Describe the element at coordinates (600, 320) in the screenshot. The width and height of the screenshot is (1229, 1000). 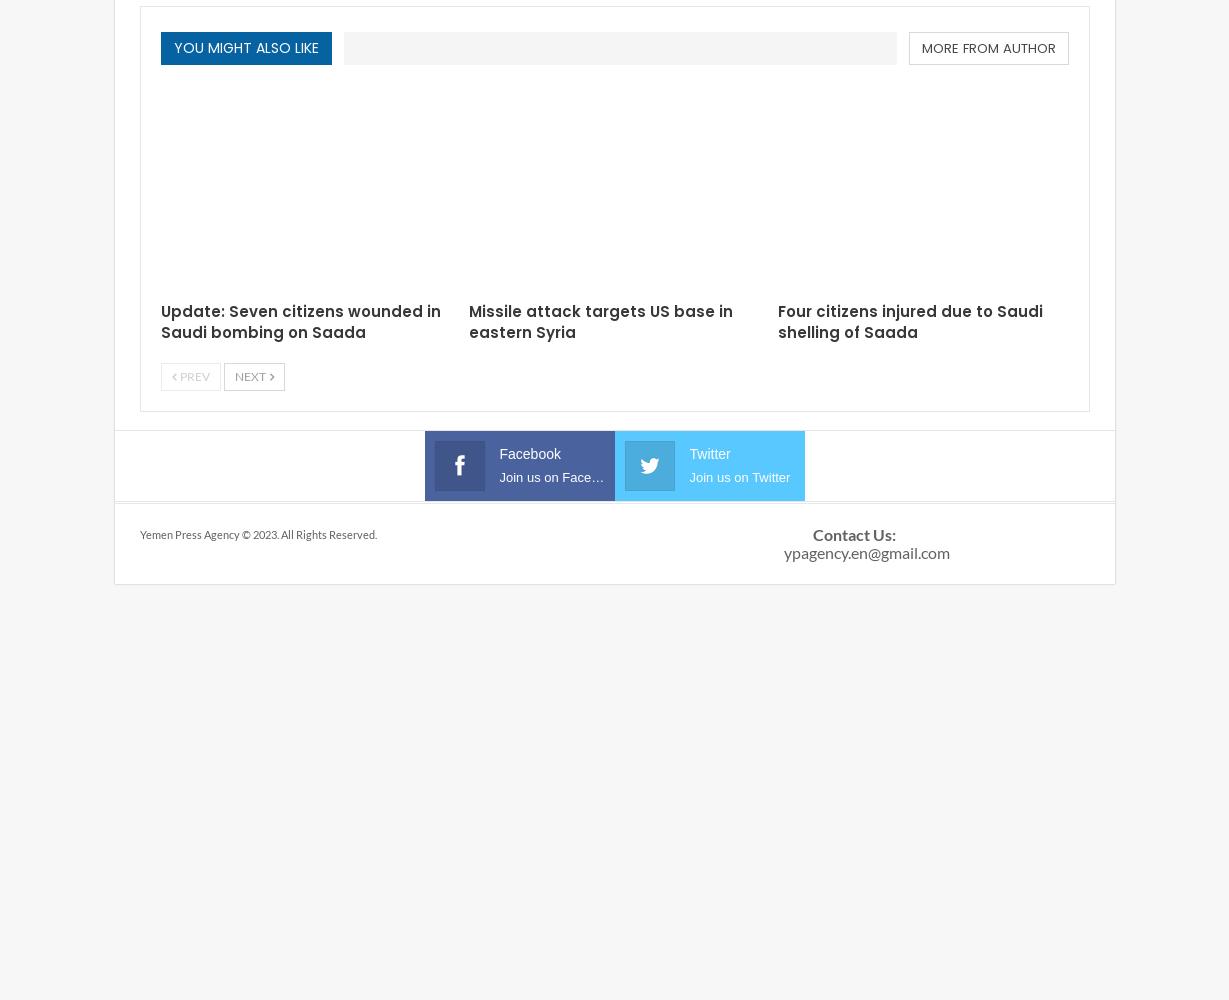
I see `'Missile attack targets US base in eastern Syria'` at that location.